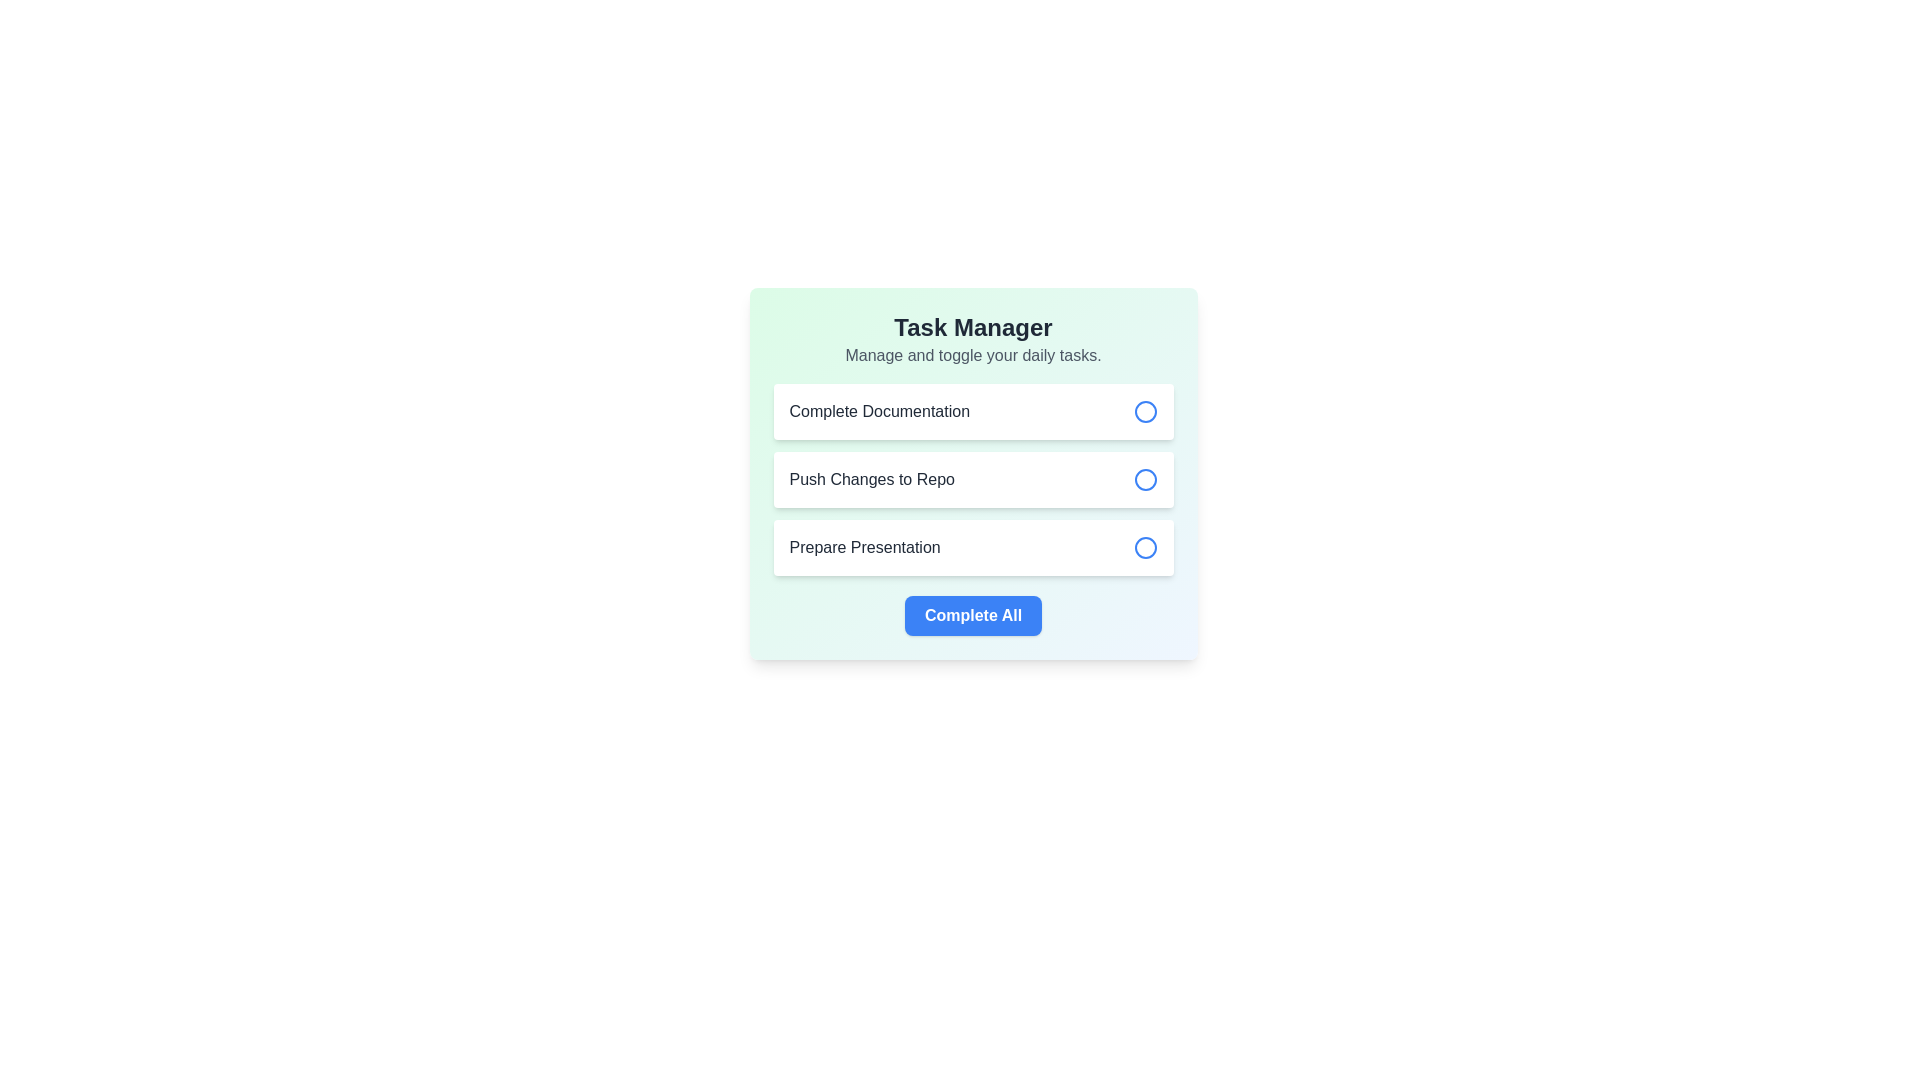 This screenshot has height=1080, width=1920. Describe the element at coordinates (1145, 411) in the screenshot. I see `the blue circular radio button located in the right section of the card labeled 'Complete Documentation'` at that location.